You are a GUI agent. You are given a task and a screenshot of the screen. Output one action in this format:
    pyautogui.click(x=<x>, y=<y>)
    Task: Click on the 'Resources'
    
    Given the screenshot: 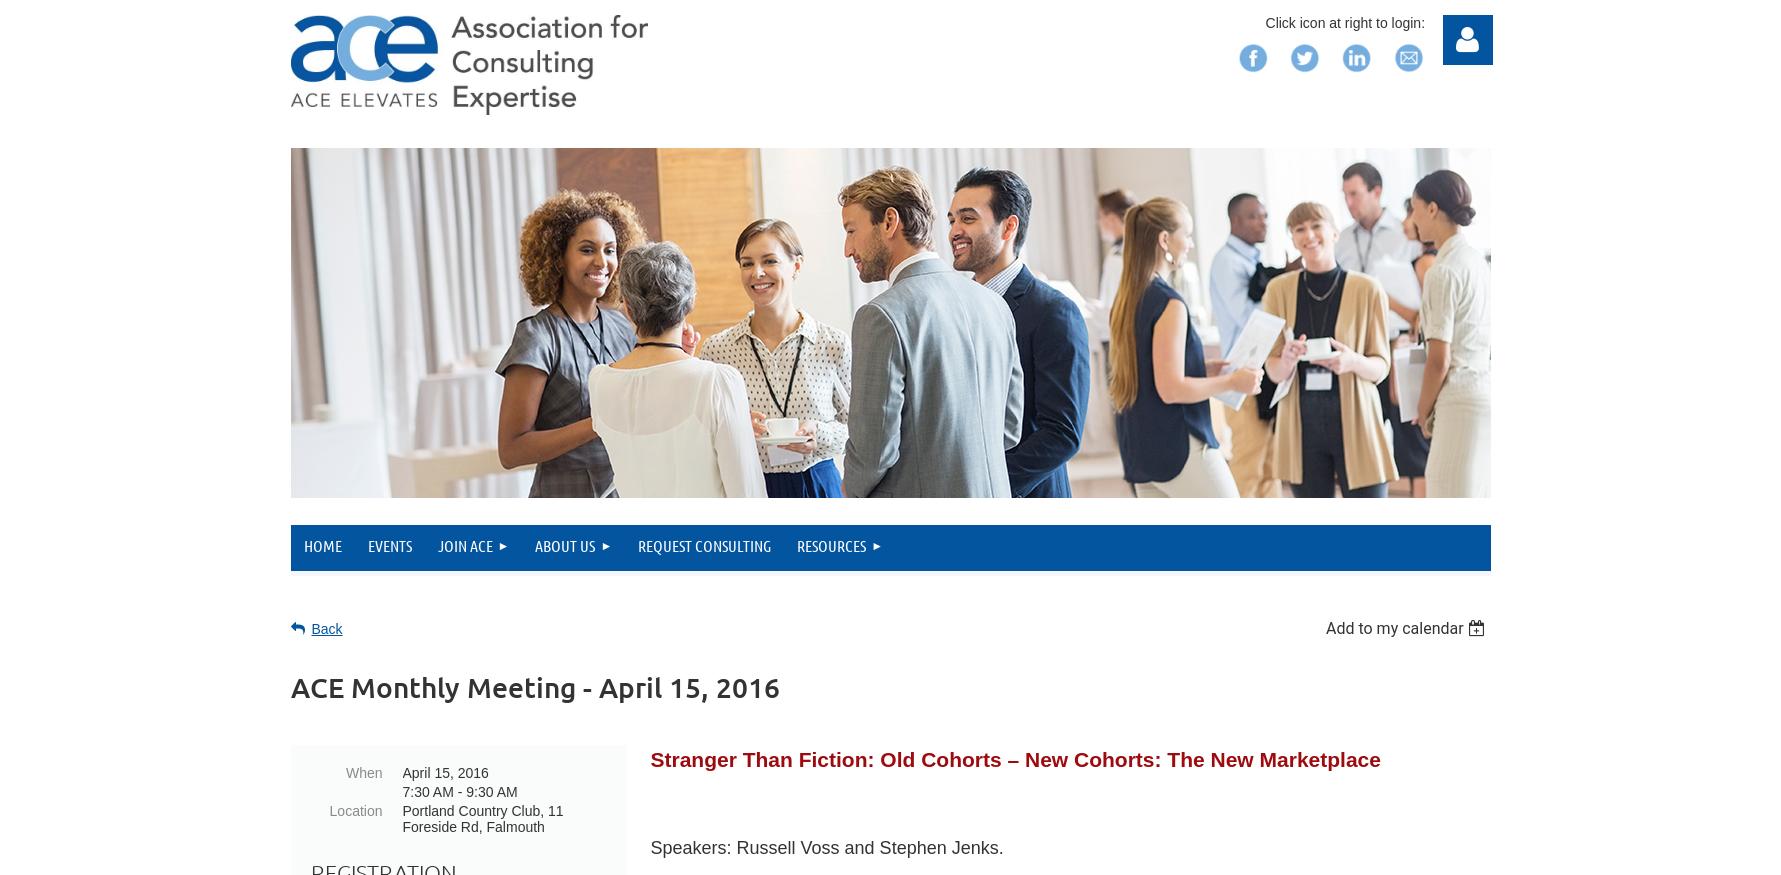 What is the action you would take?
    pyautogui.click(x=831, y=544)
    